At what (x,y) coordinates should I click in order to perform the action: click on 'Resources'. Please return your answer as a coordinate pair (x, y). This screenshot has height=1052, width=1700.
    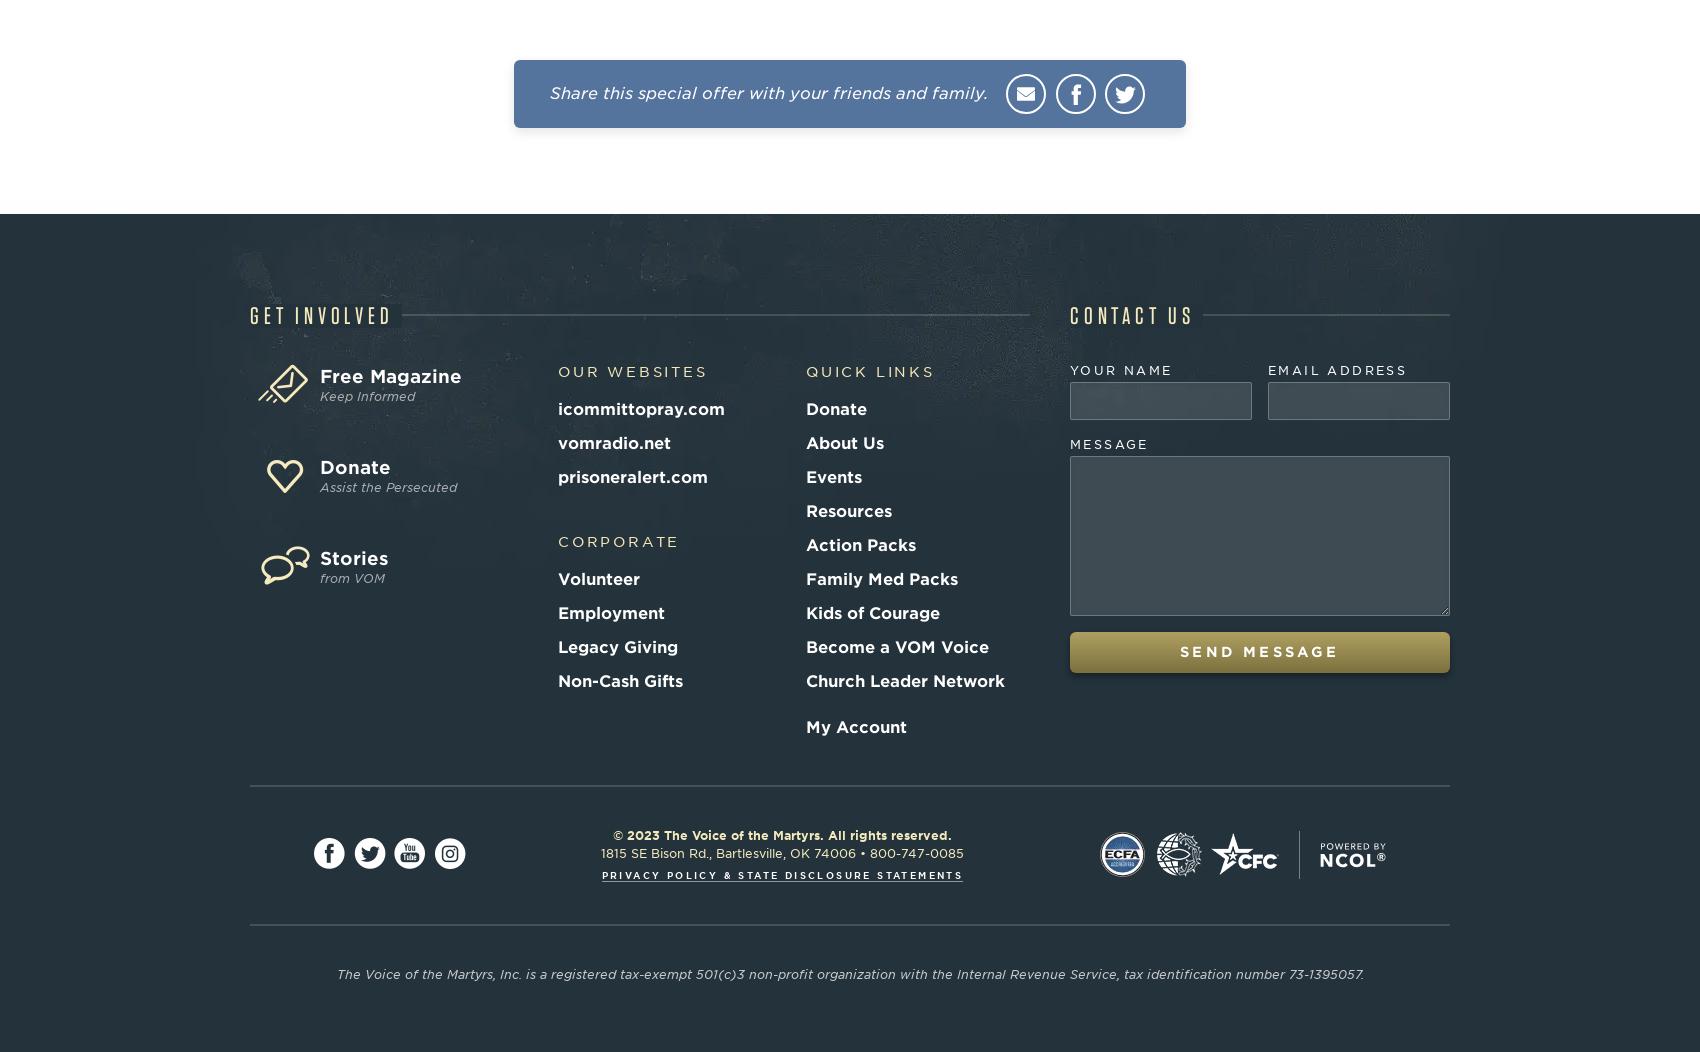
    Looking at the image, I should click on (847, 509).